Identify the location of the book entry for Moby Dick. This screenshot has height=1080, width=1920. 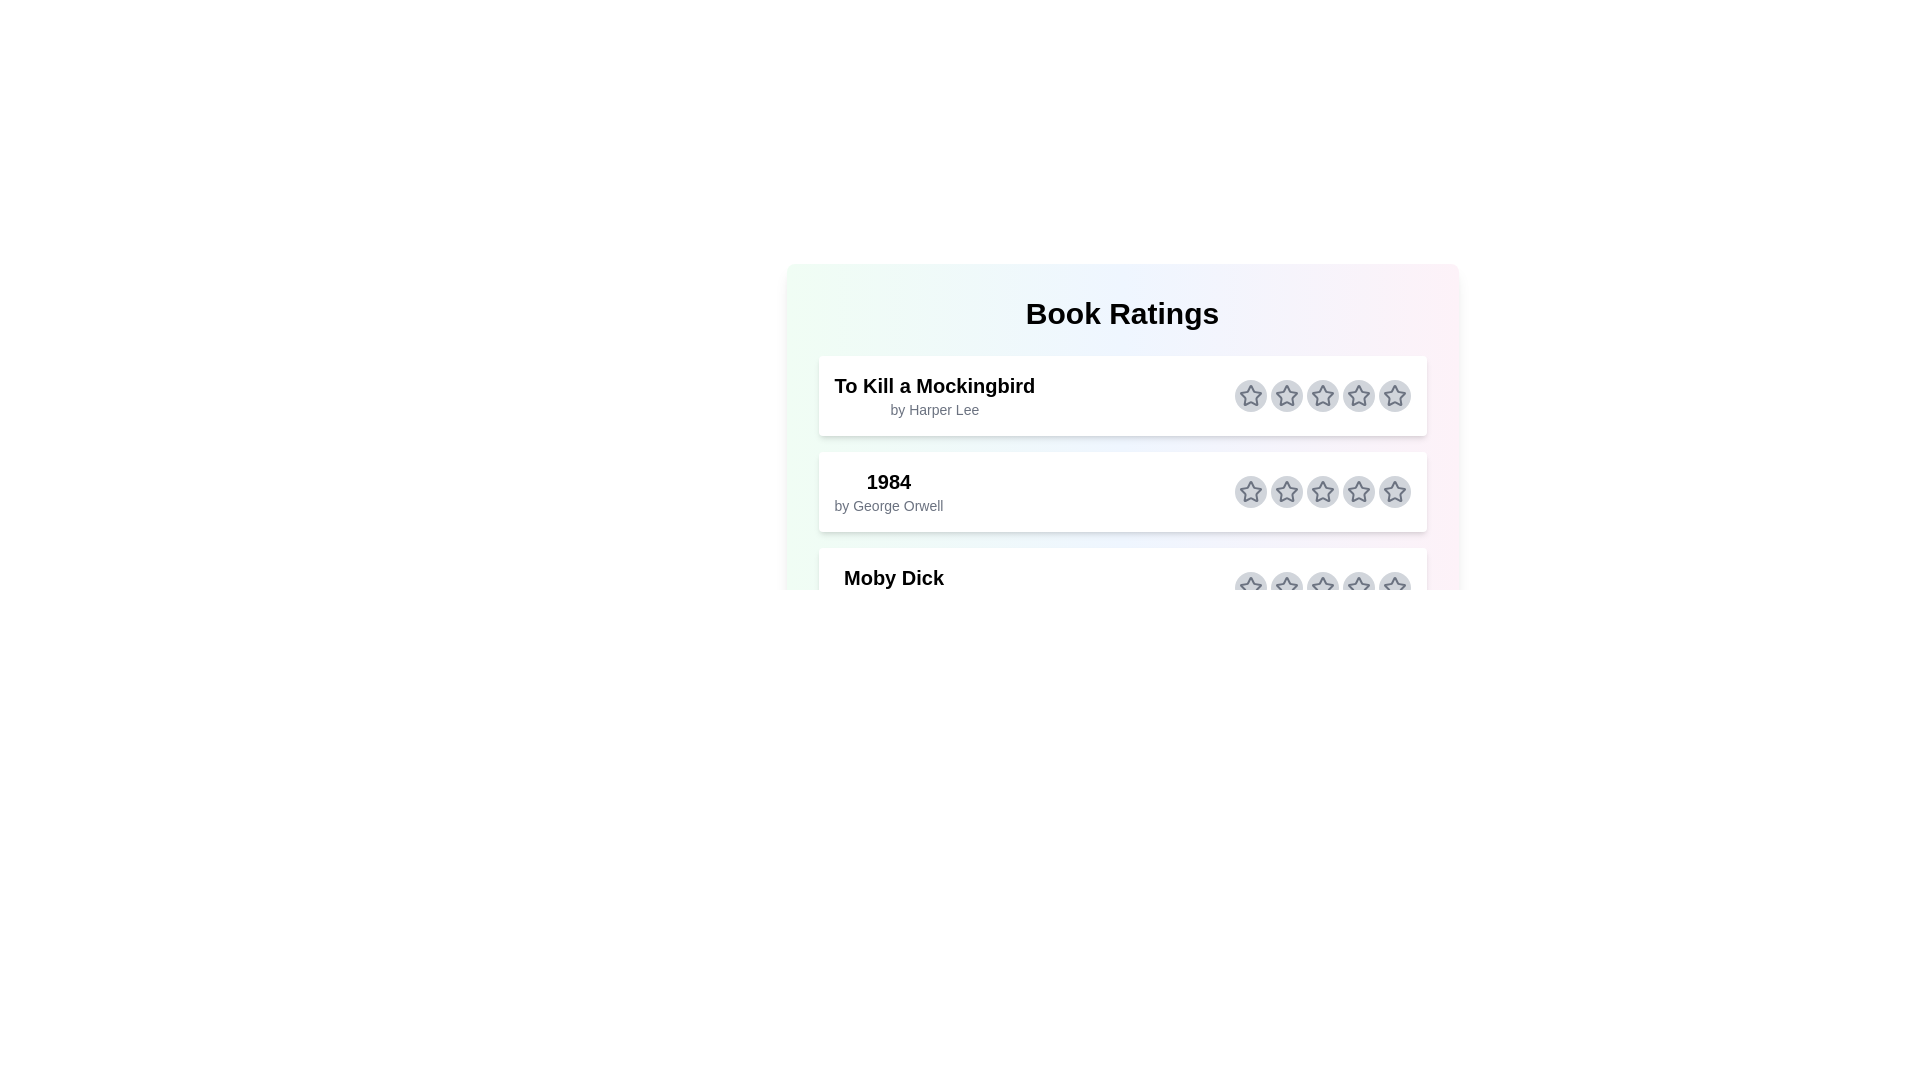
(1122, 586).